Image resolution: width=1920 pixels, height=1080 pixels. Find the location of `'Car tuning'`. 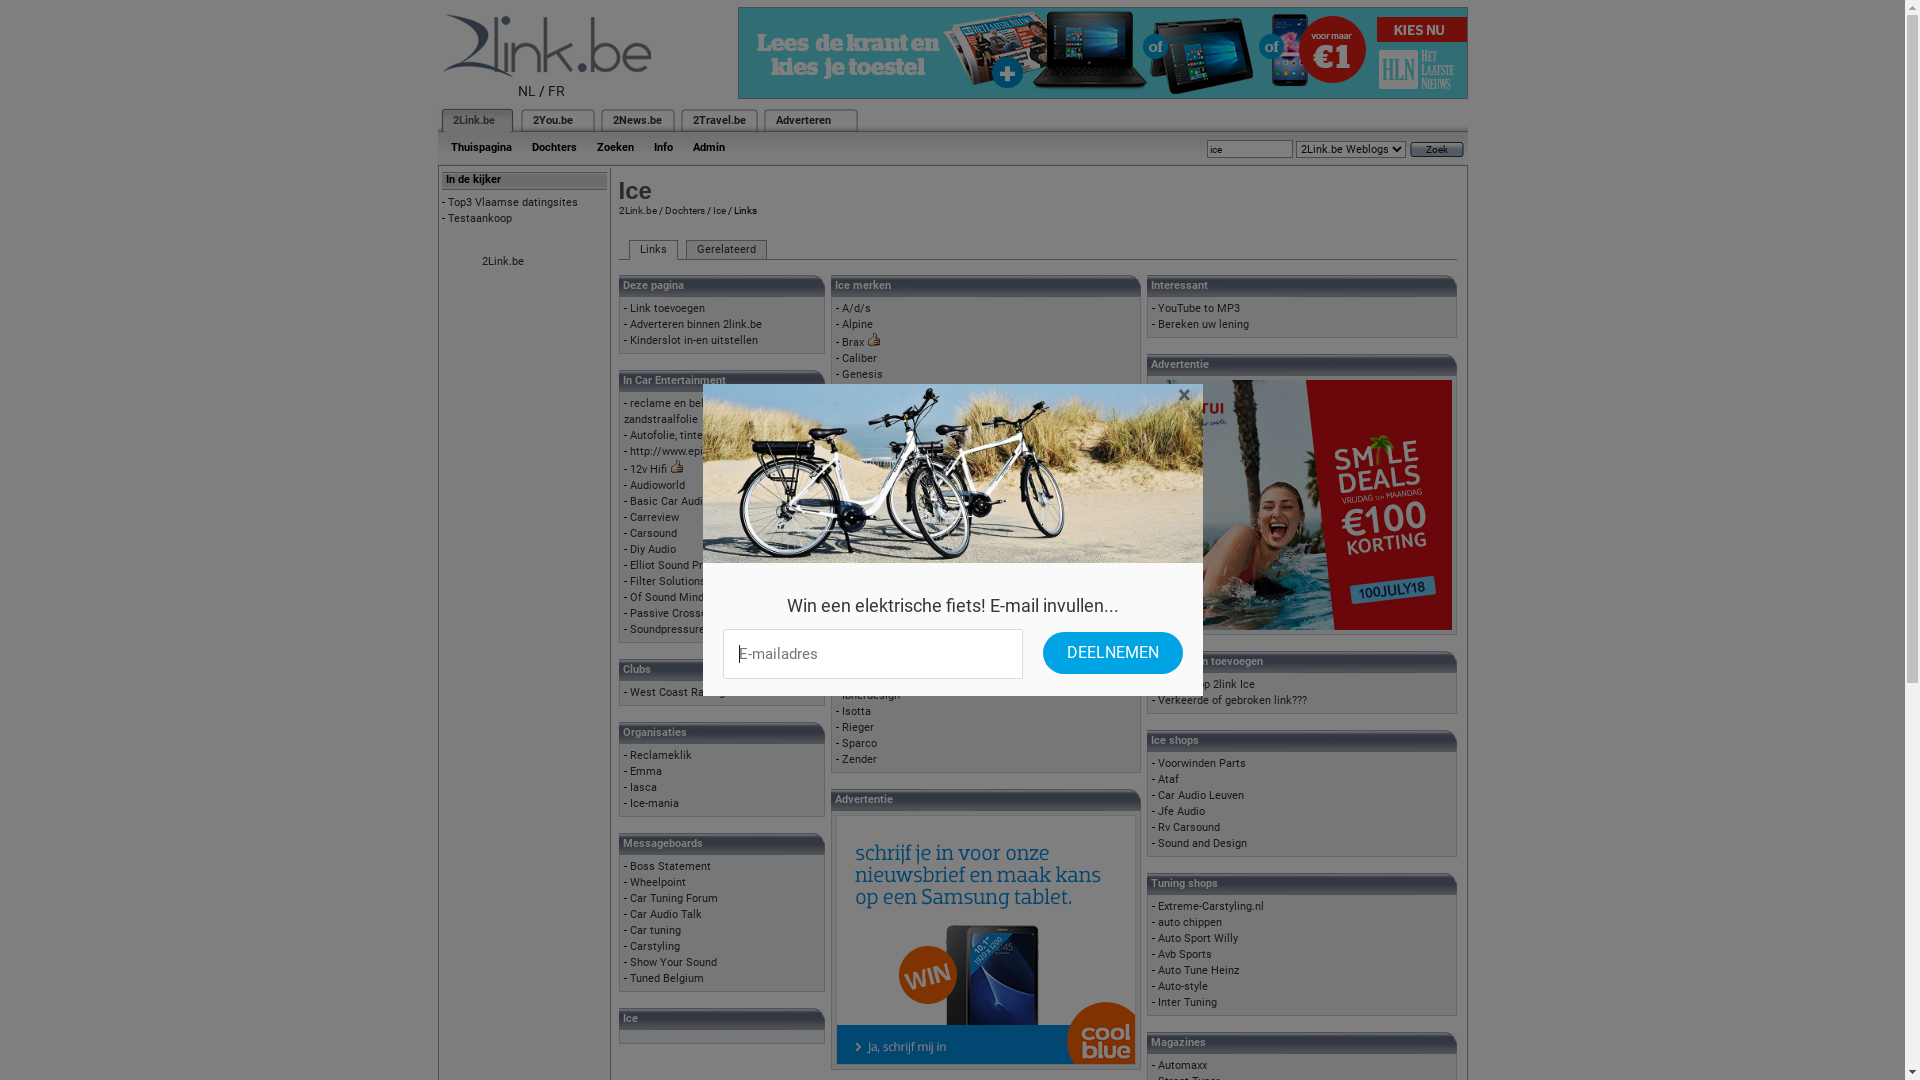

'Car tuning' is located at coordinates (655, 930).